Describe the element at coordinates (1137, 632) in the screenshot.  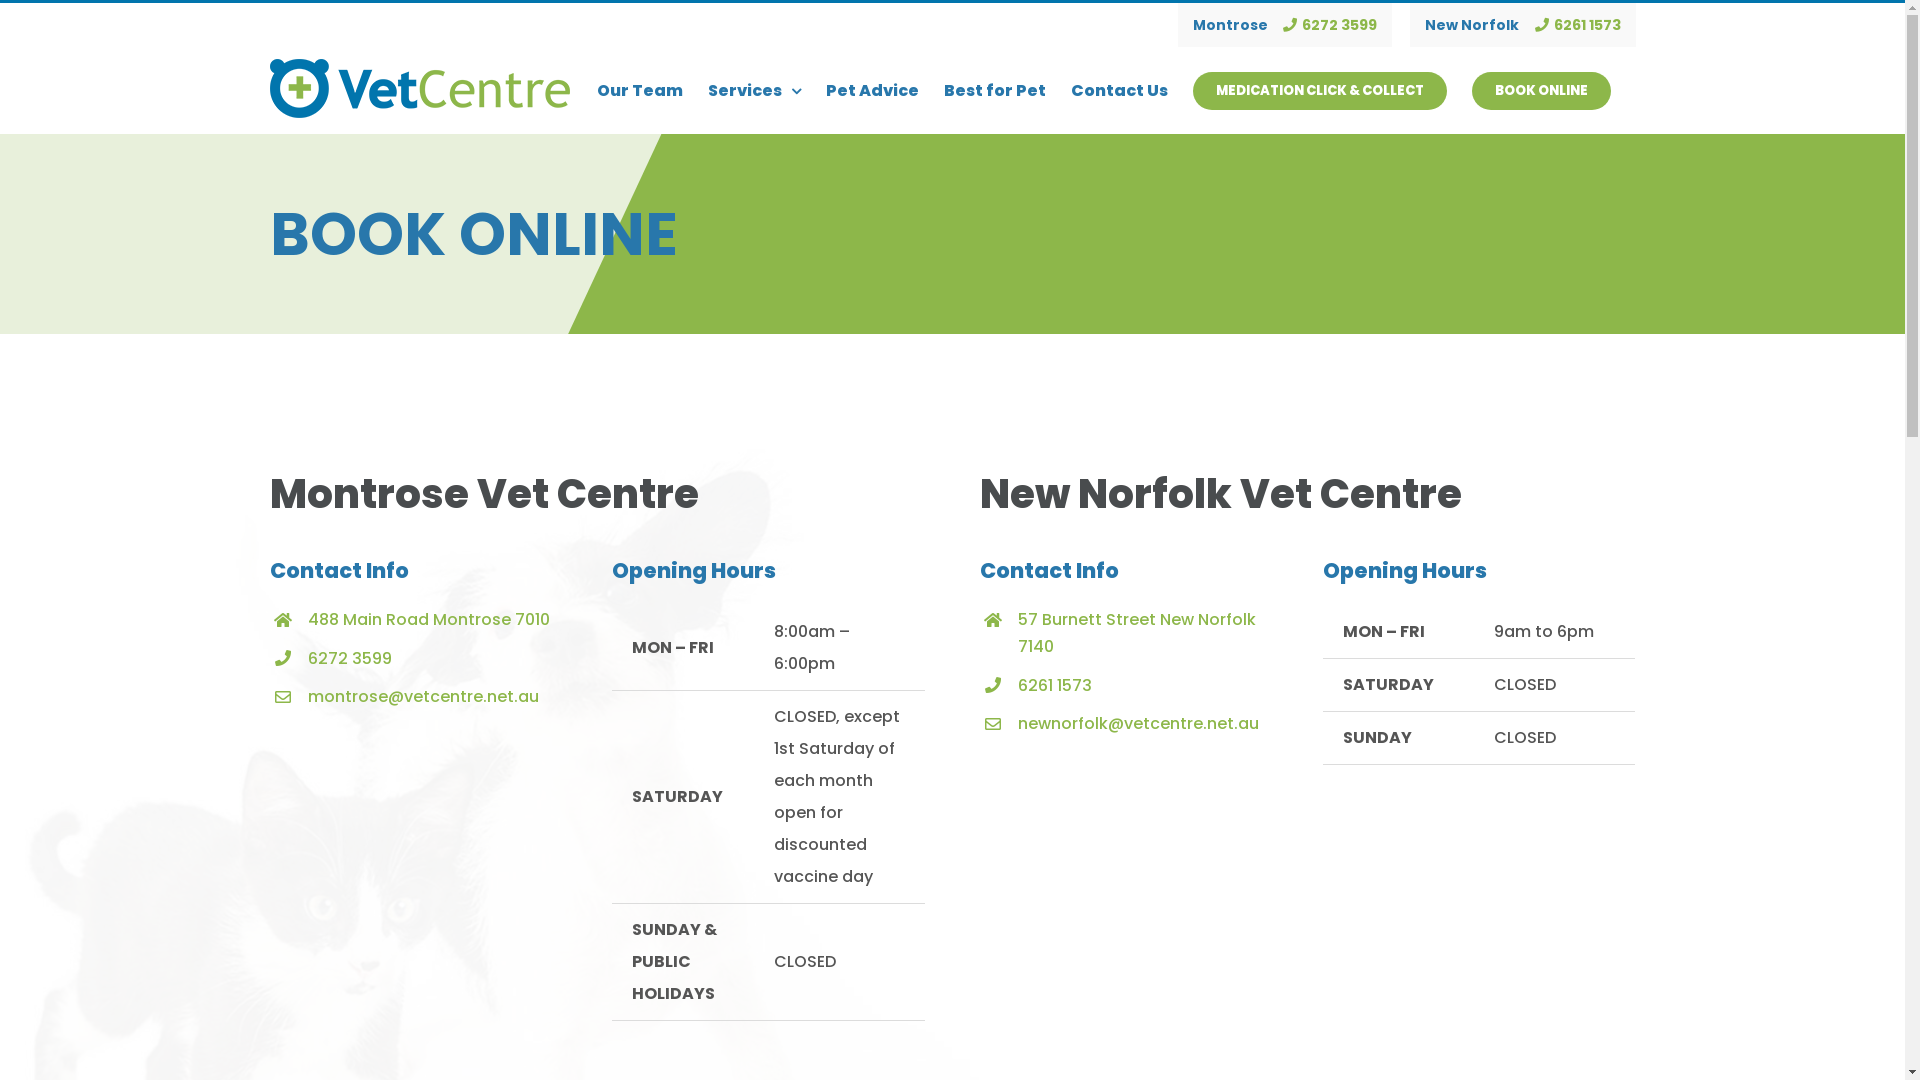
I see `'57 Burnett Street New Norfolk 7140'` at that location.